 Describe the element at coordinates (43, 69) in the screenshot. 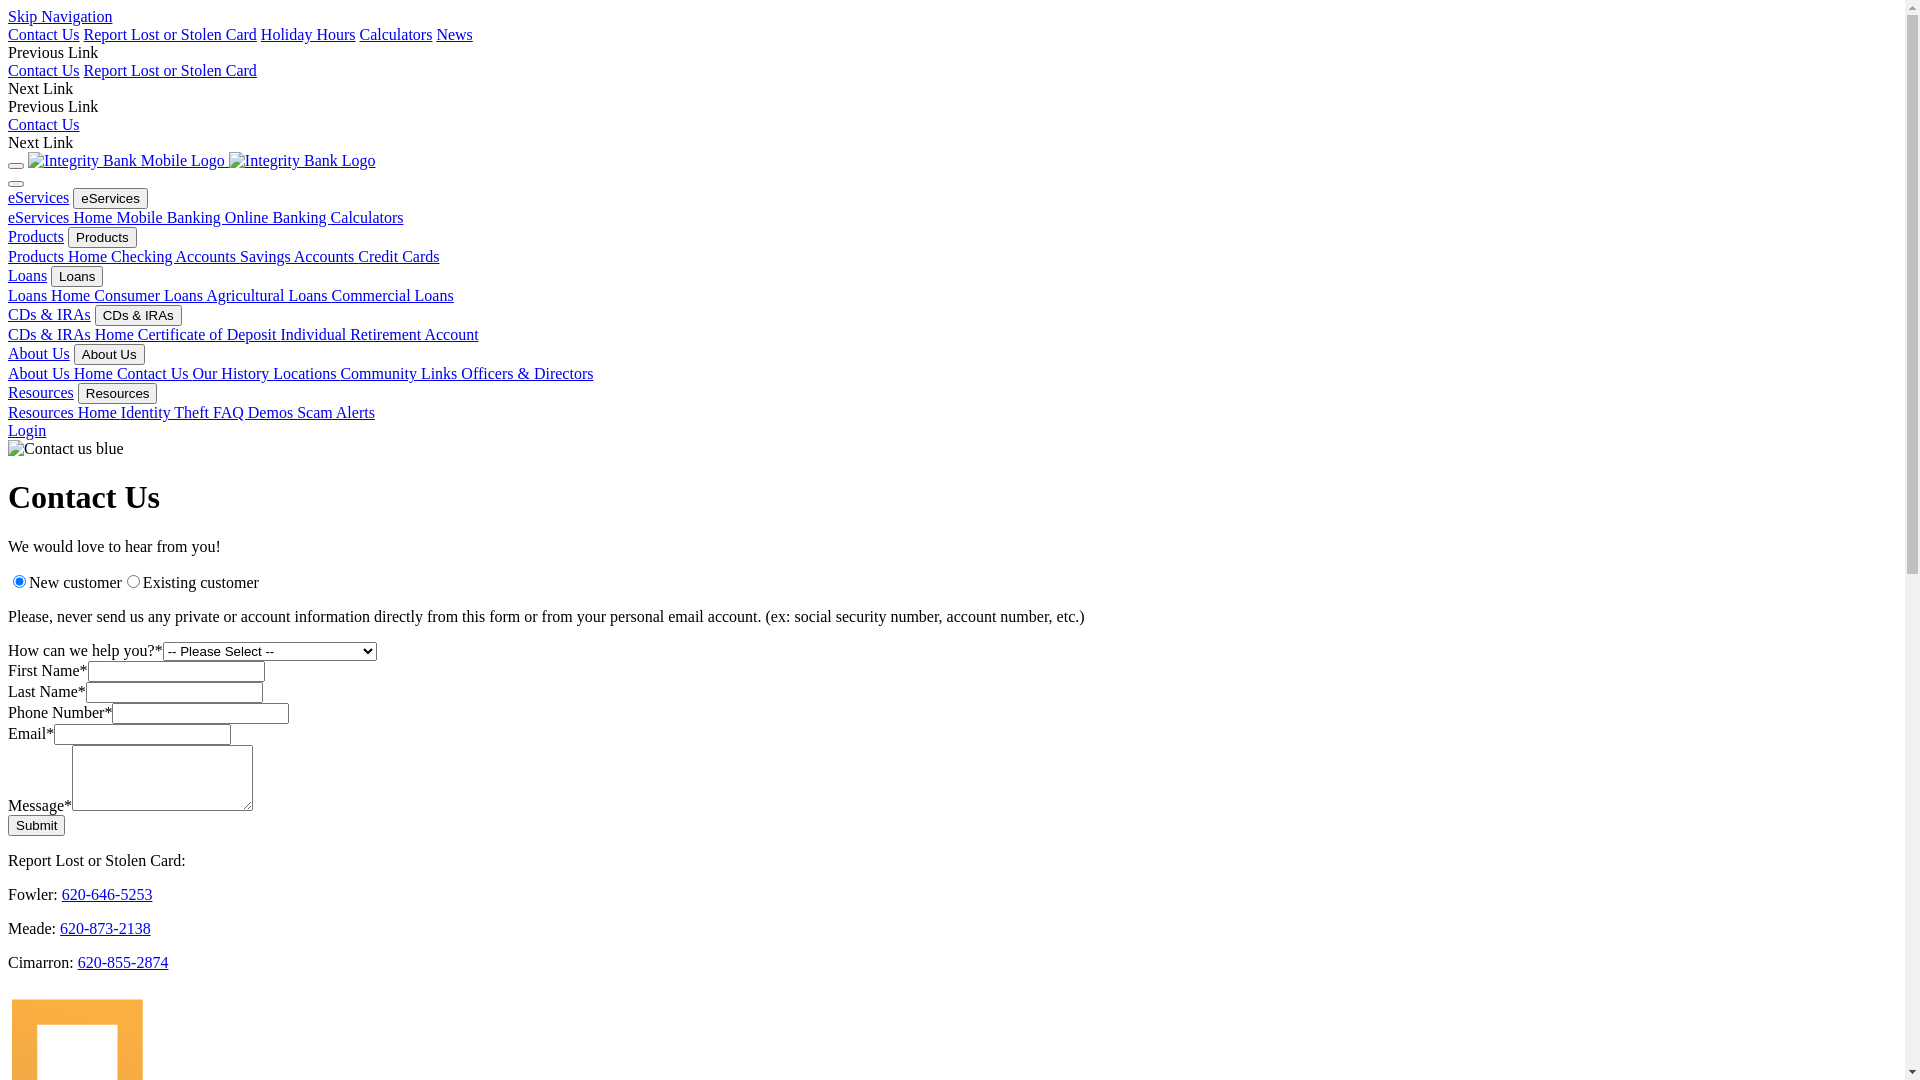

I see `'Contact Us'` at that location.